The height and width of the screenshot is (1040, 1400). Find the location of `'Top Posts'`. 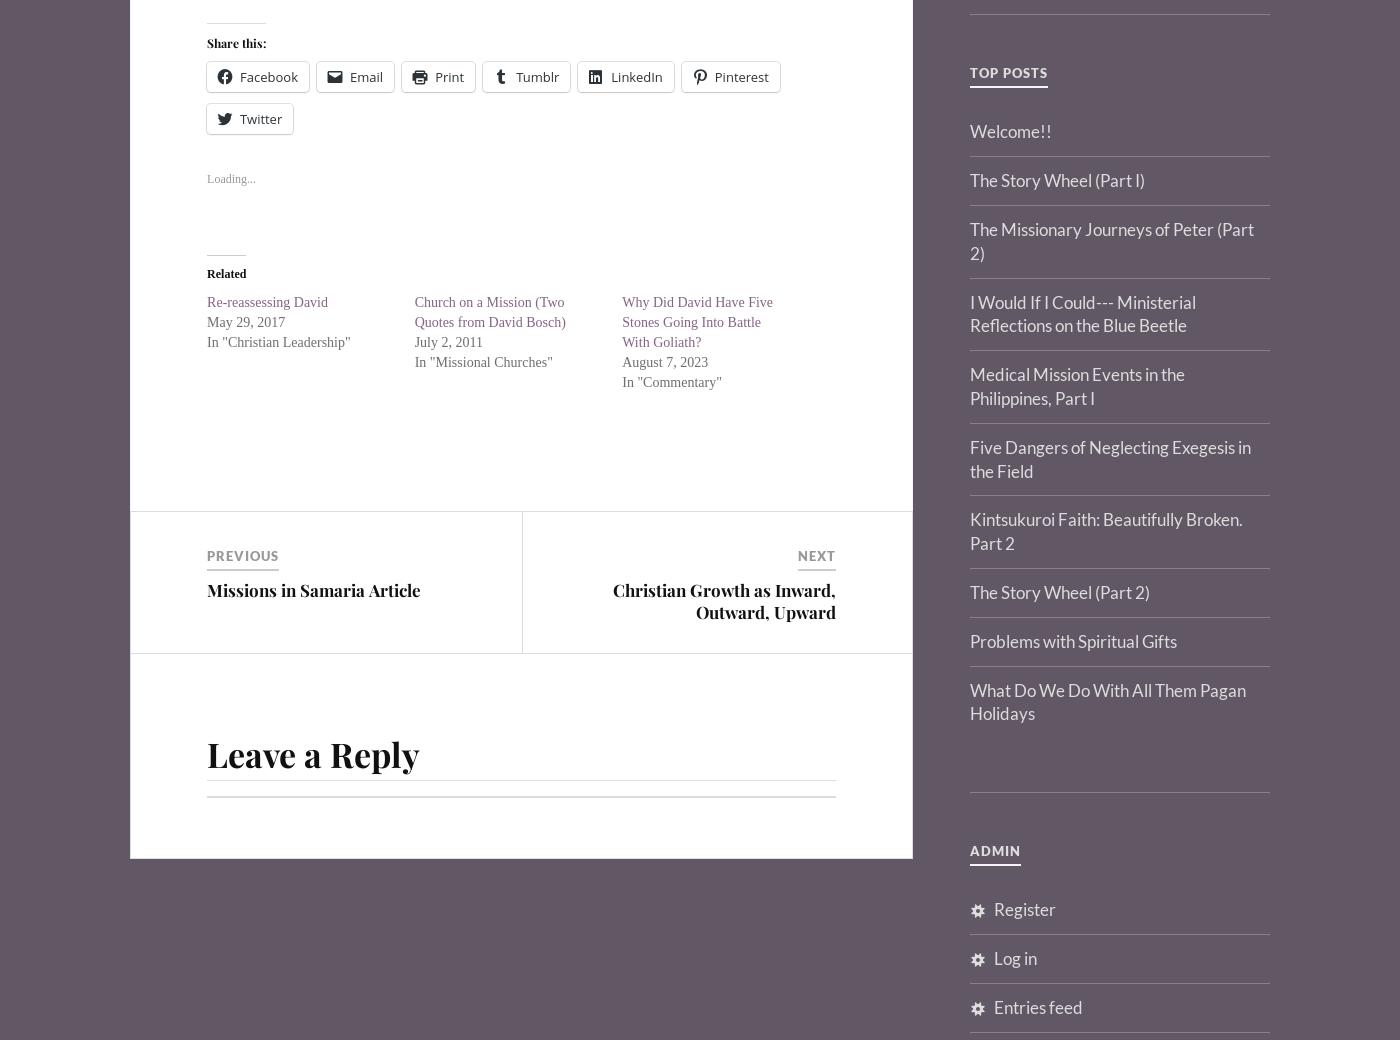

'Top Posts' is located at coordinates (1008, 70).